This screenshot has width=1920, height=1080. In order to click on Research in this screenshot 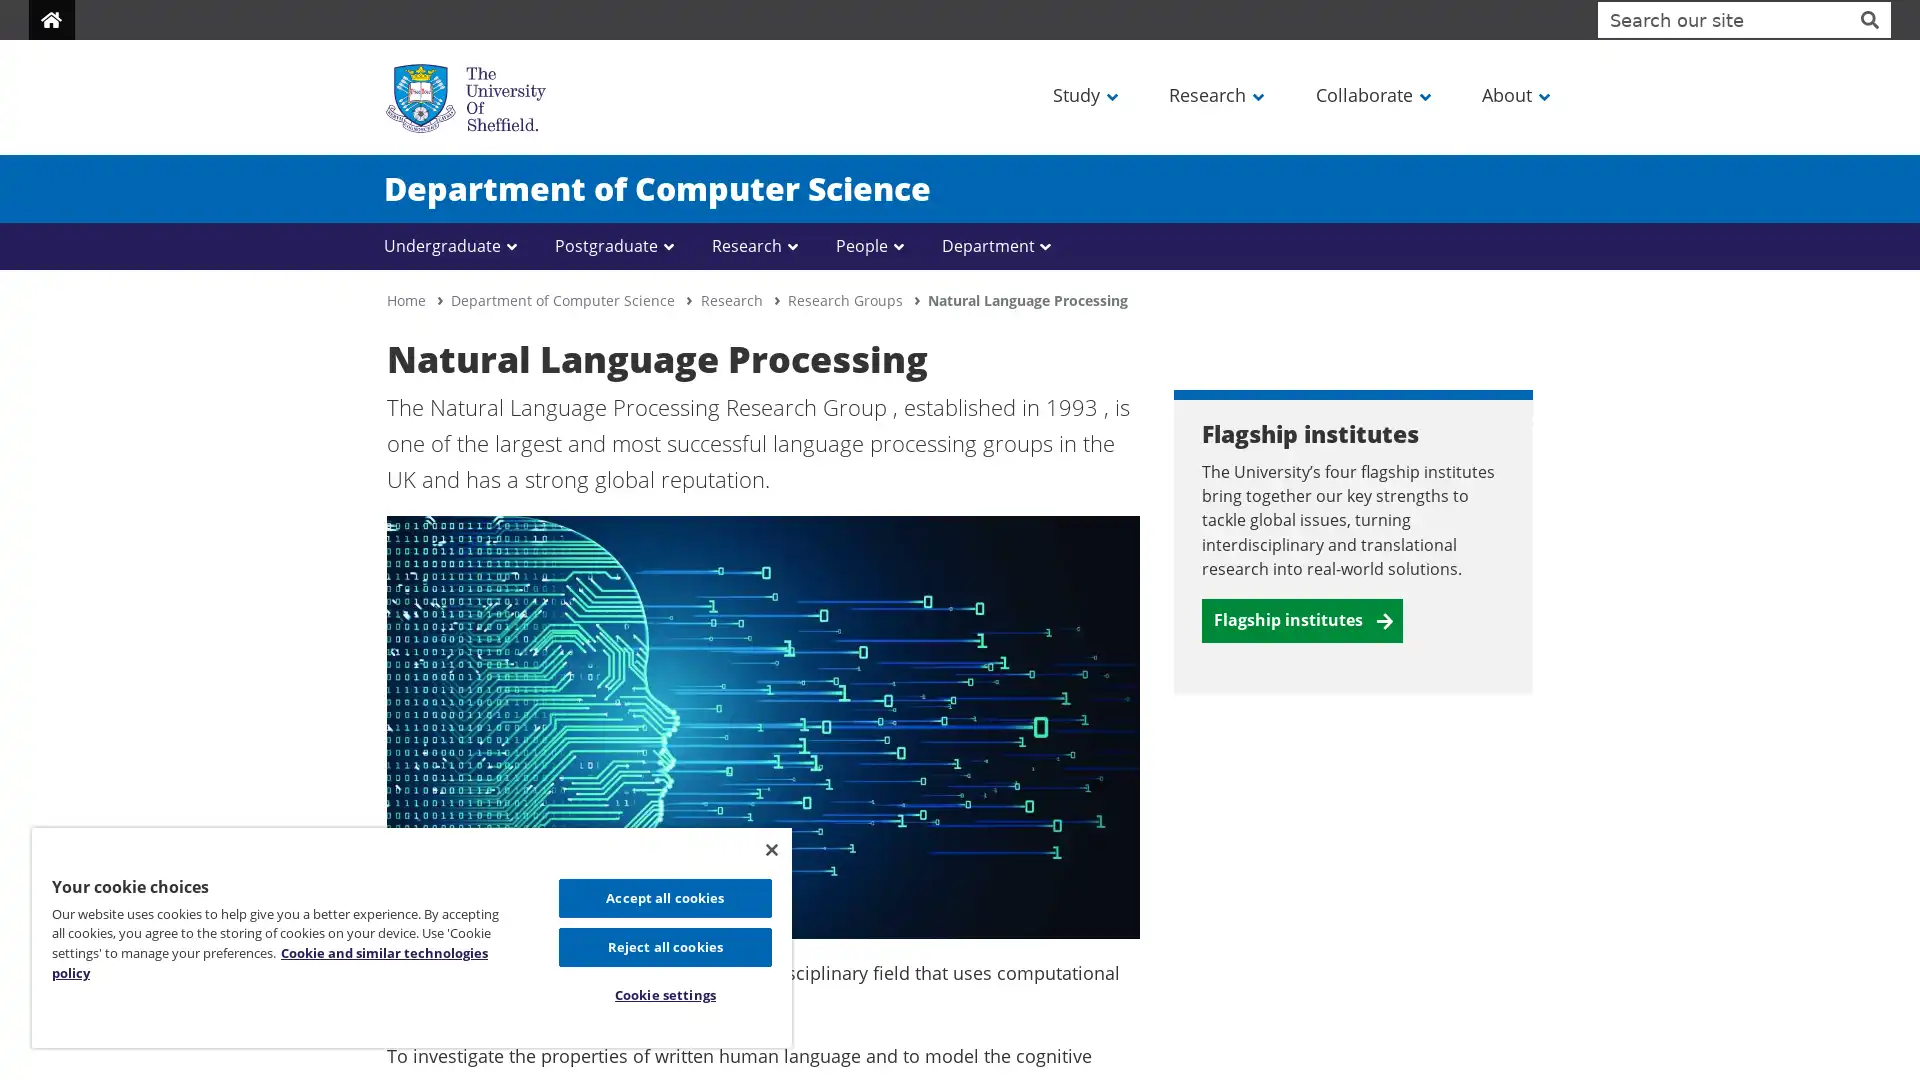, I will do `click(1213, 94)`.